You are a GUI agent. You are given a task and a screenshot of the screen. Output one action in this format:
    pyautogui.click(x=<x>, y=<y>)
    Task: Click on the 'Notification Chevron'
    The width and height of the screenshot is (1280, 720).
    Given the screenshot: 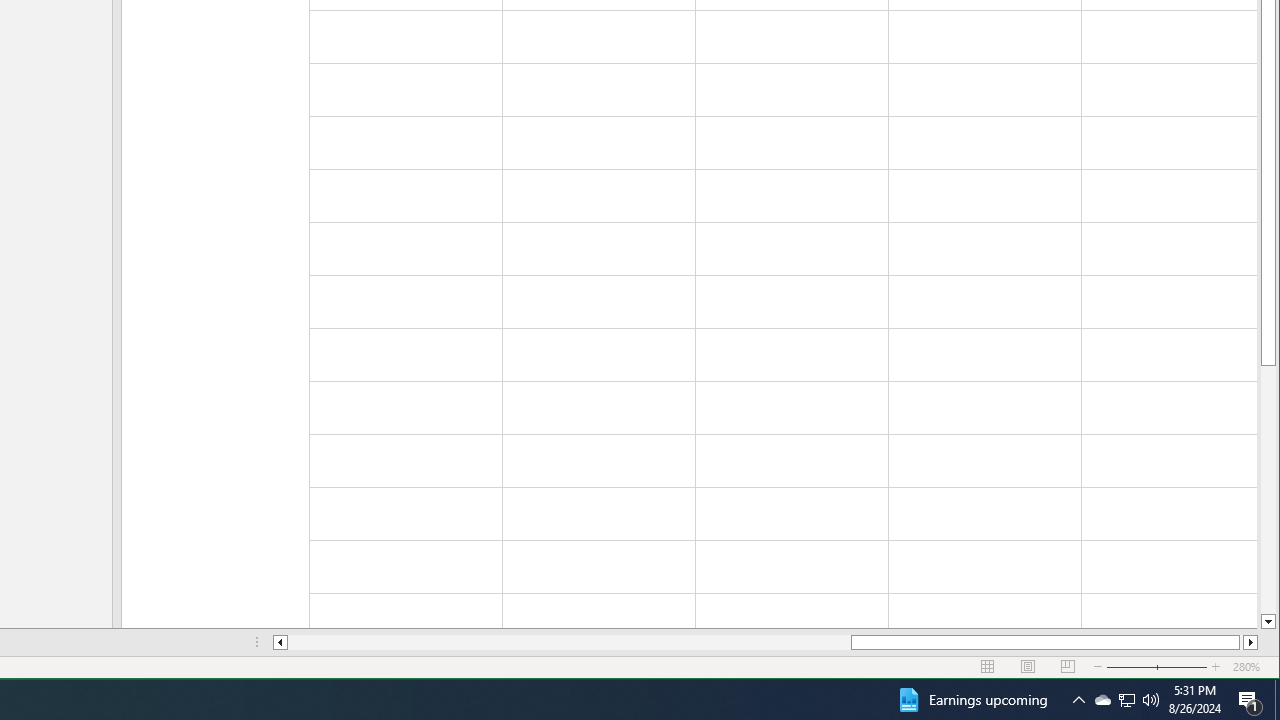 What is the action you would take?
    pyautogui.click(x=1078, y=698)
    